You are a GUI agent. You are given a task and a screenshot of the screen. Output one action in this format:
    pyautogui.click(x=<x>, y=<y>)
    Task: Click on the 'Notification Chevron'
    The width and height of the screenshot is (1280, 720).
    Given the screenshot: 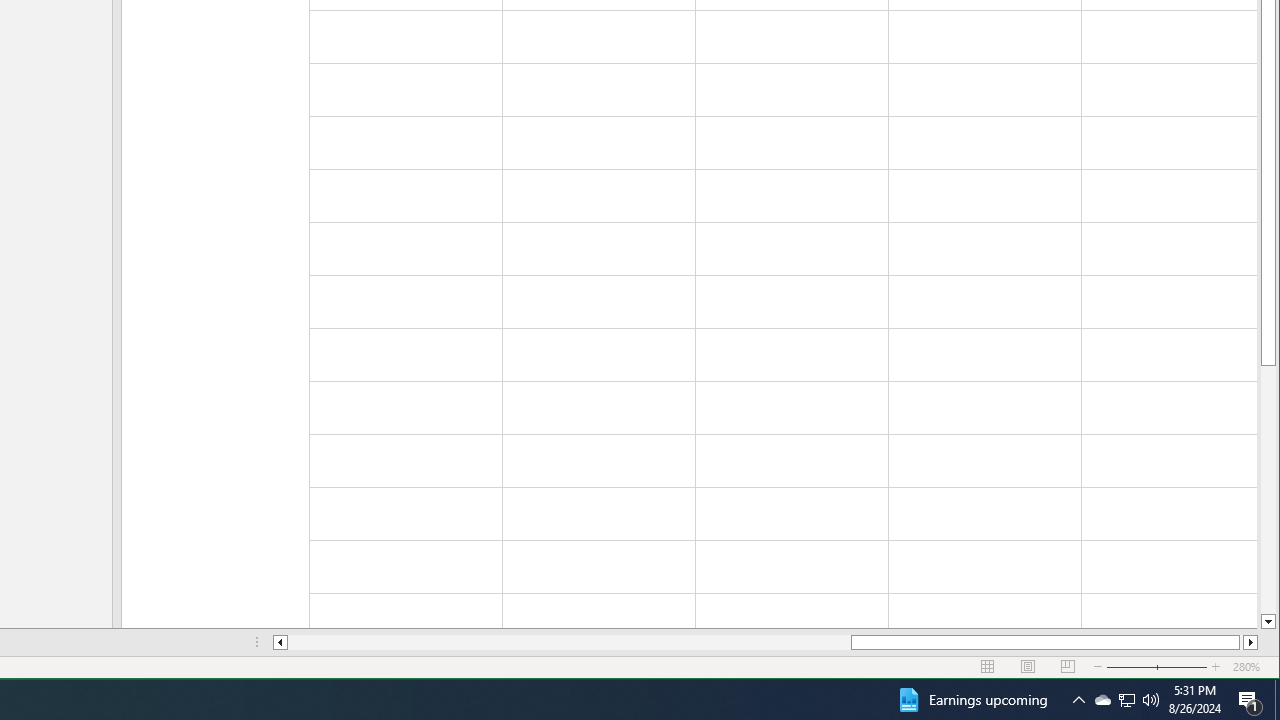 What is the action you would take?
    pyautogui.click(x=1078, y=698)
    